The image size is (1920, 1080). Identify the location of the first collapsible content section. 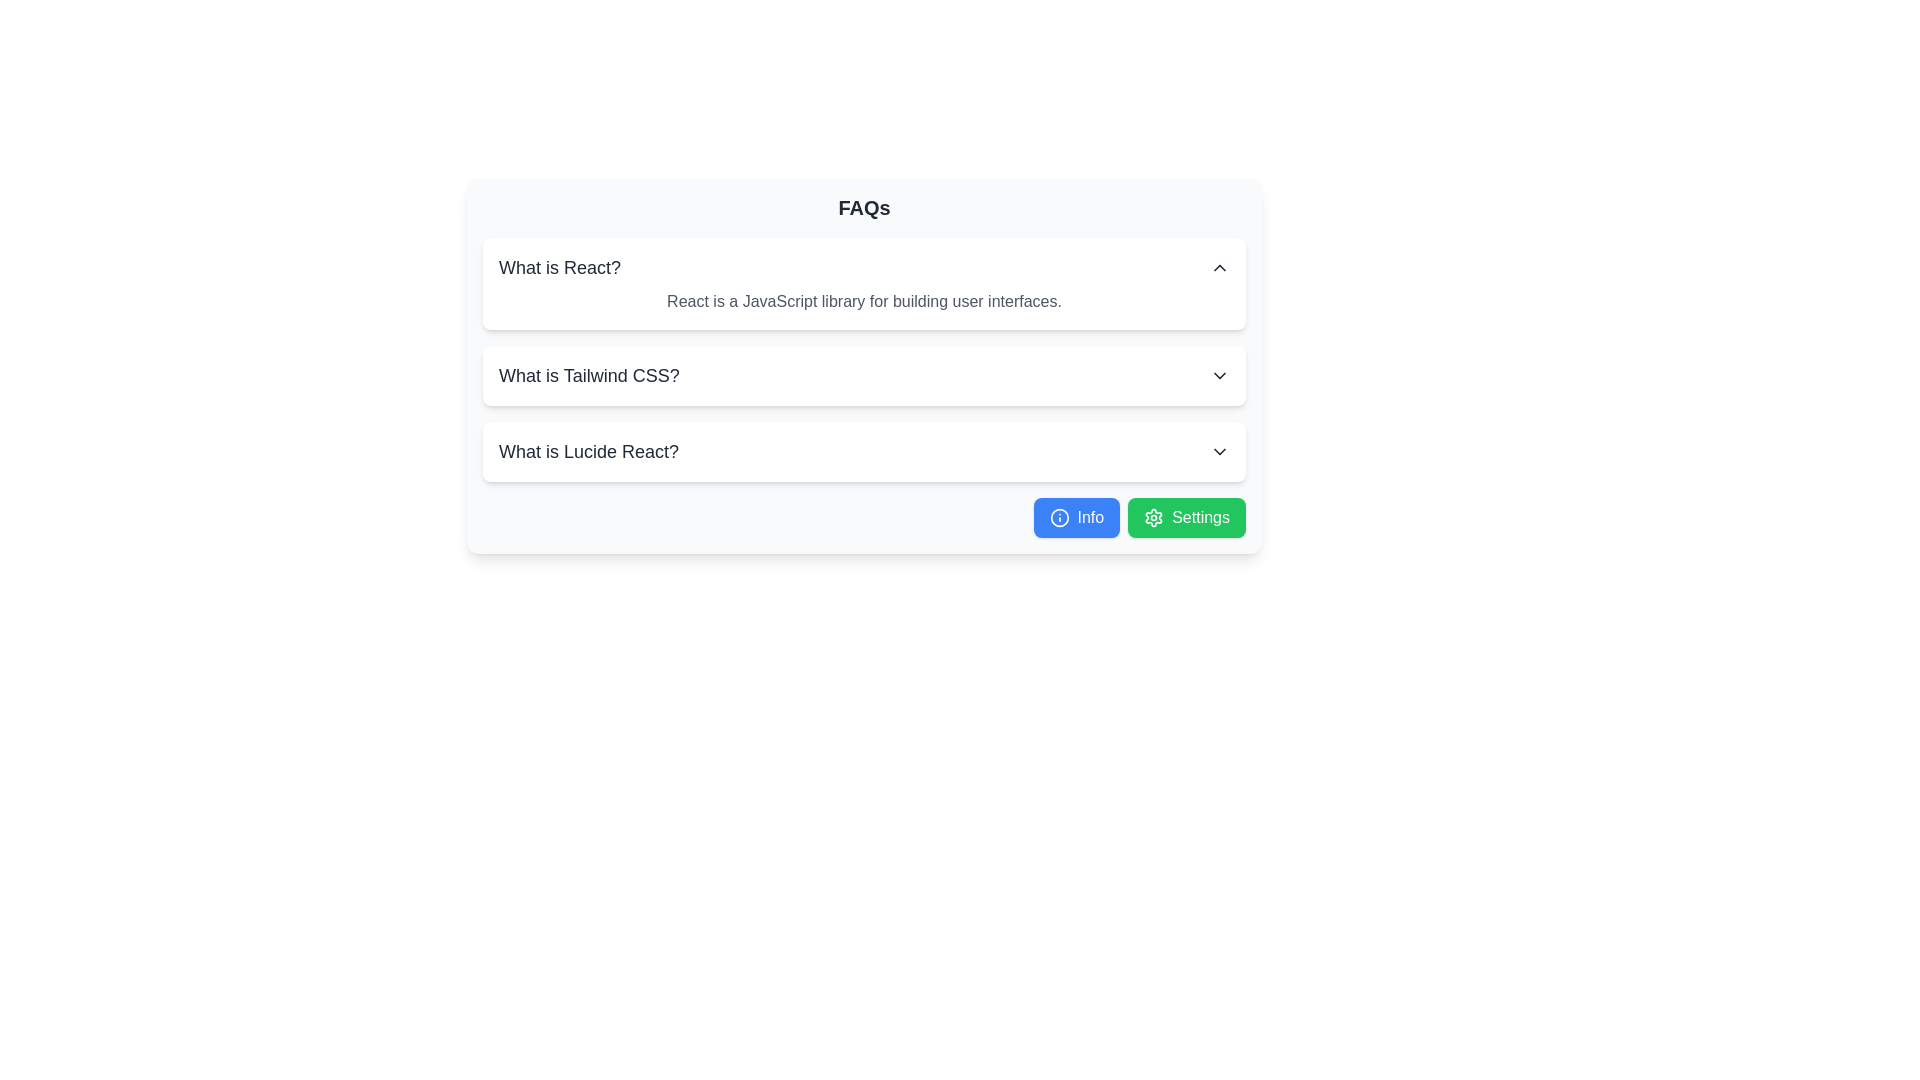
(864, 284).